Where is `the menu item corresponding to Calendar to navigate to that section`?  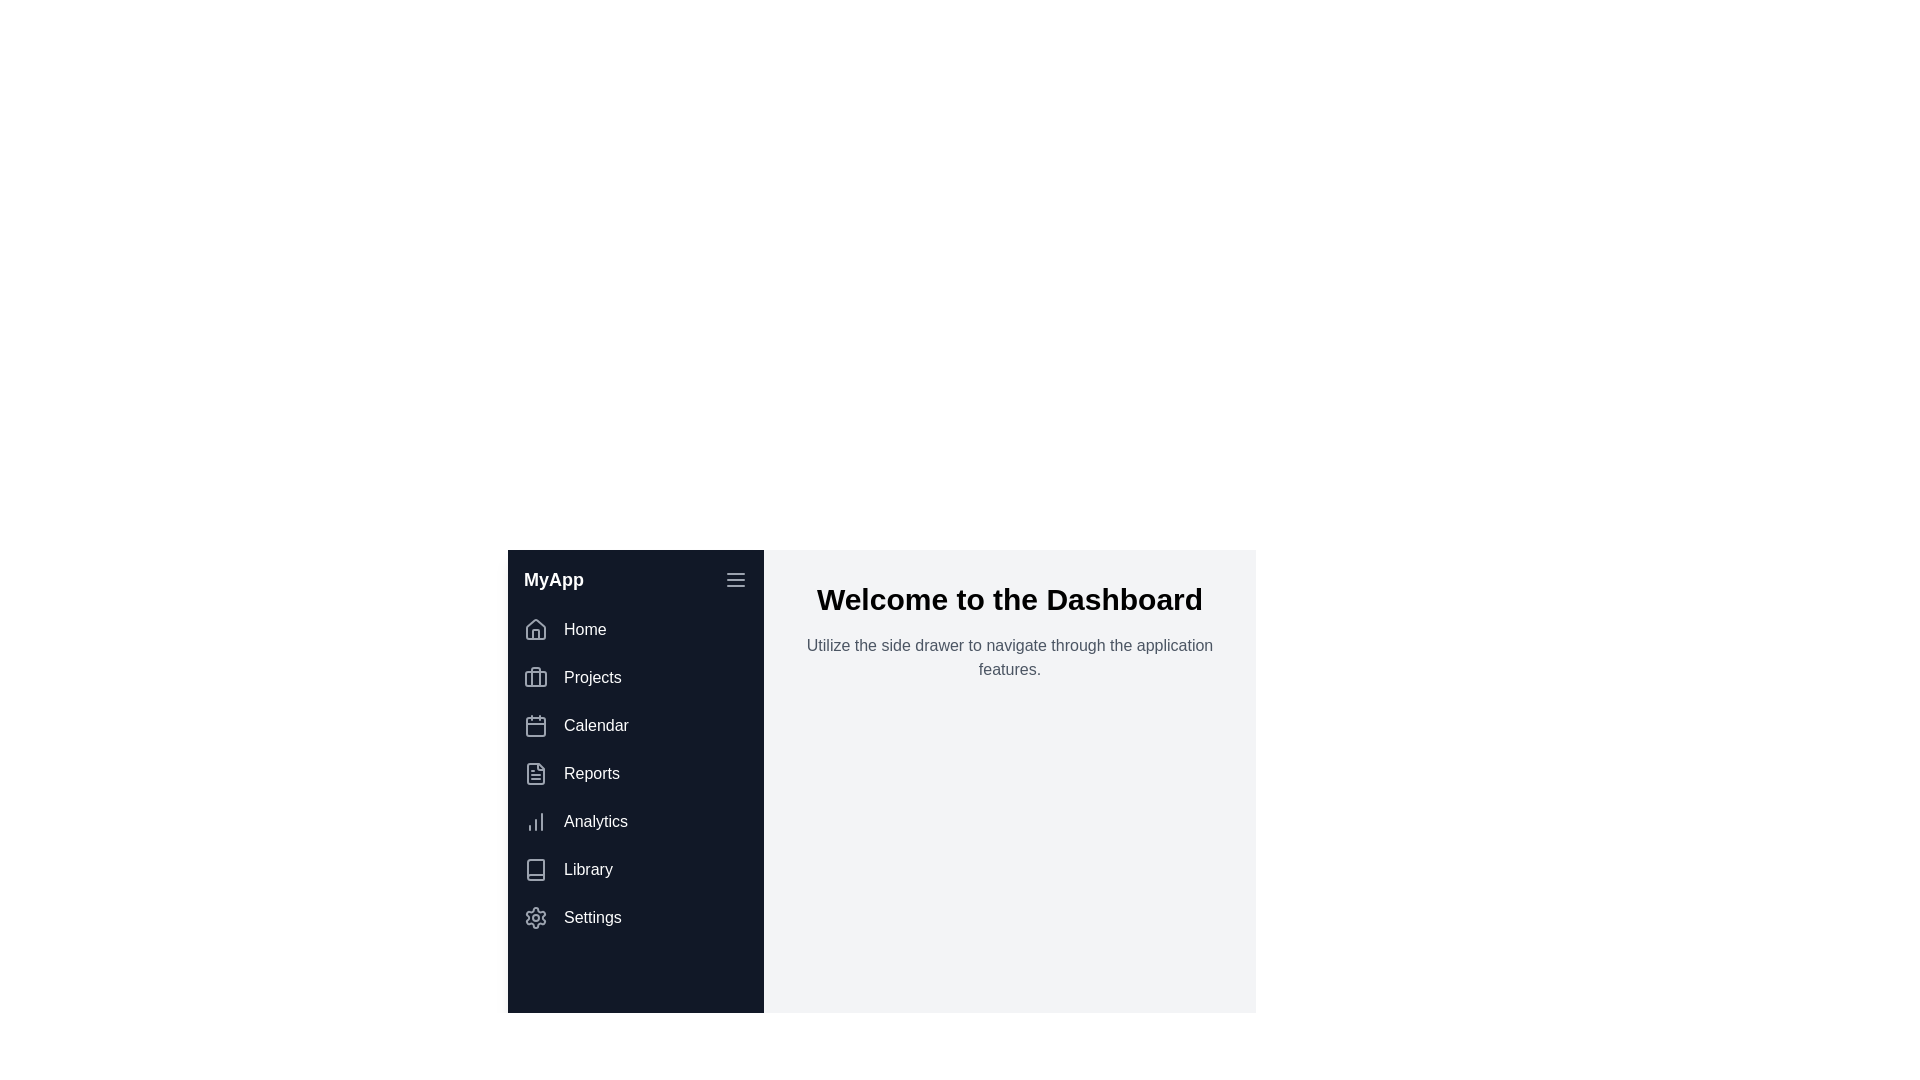 the menu item corresponding to Calendar to navigate to that section is located at coordinates (634, 725).